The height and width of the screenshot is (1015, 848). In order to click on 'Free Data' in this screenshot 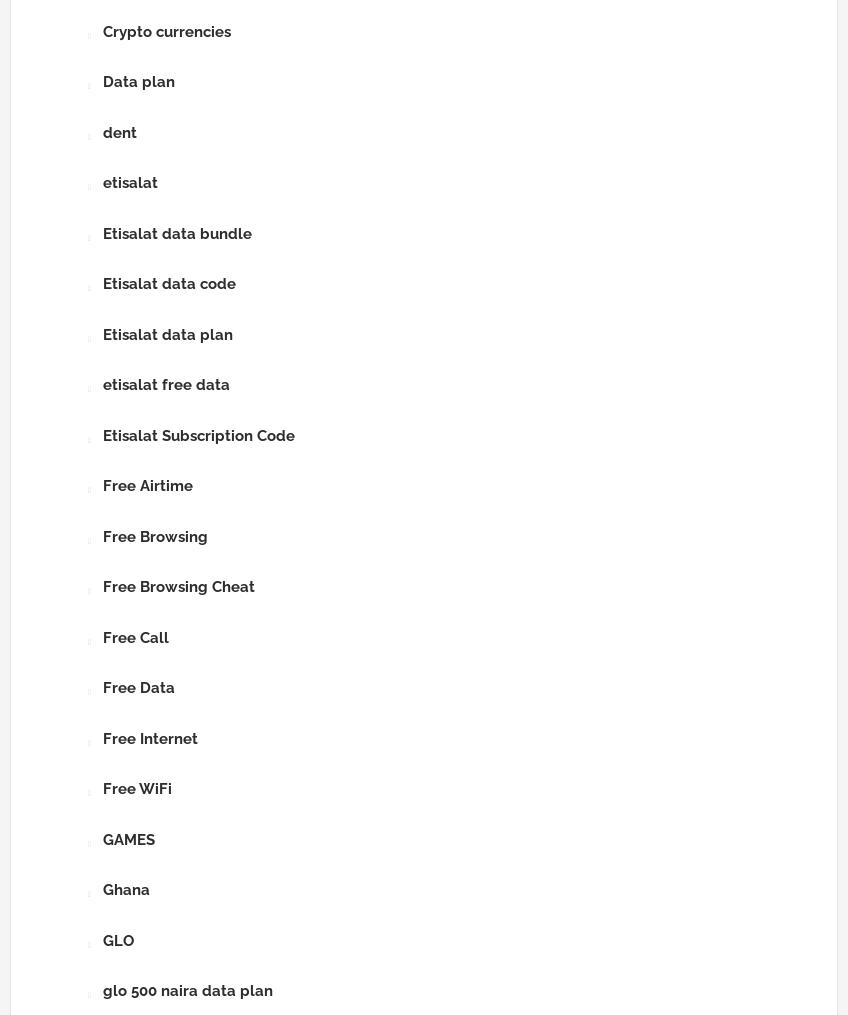, I will do `click(137, 687)`.